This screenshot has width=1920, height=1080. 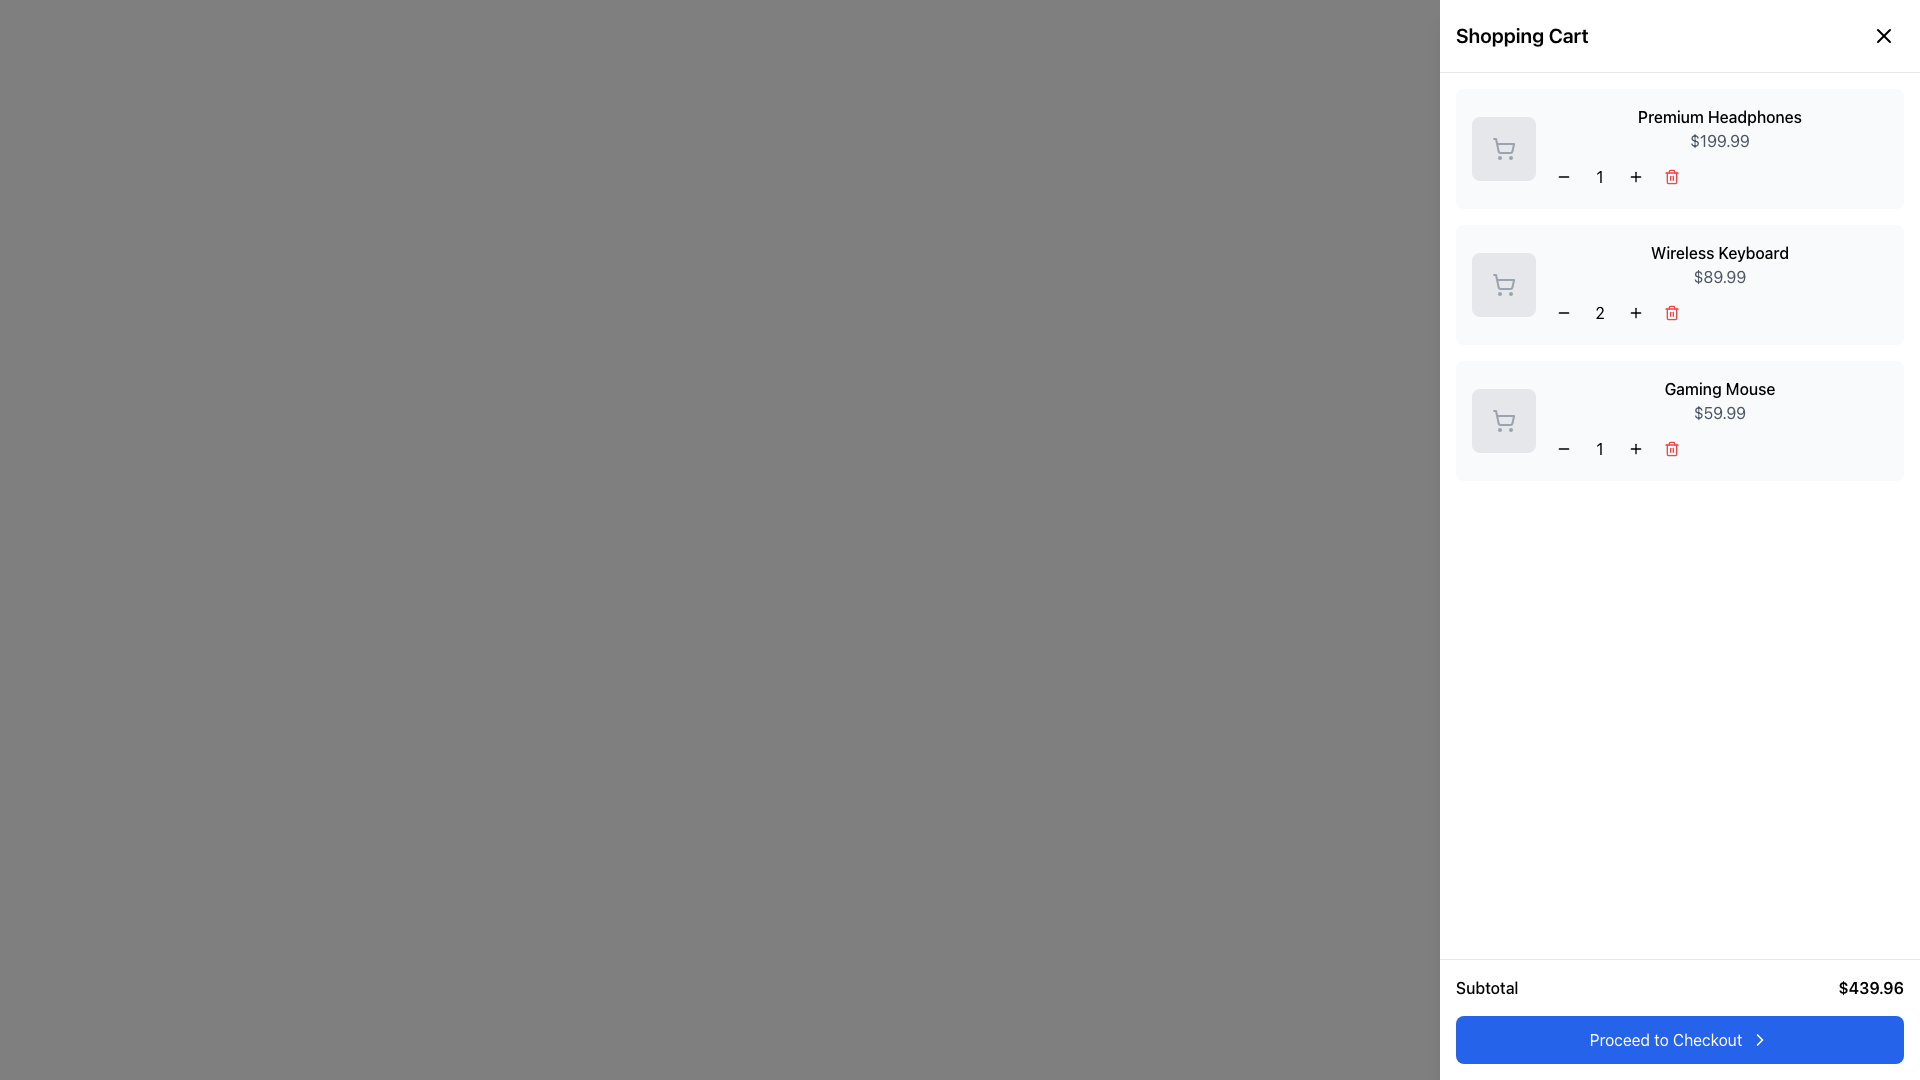 What do you see at coordinates (1882, 35) in the screenshot?
I see `the close button located in the top-right corner of the shopping cart interface to hide or remove the displayed shopping cart` at bounding box center [1882, 35].